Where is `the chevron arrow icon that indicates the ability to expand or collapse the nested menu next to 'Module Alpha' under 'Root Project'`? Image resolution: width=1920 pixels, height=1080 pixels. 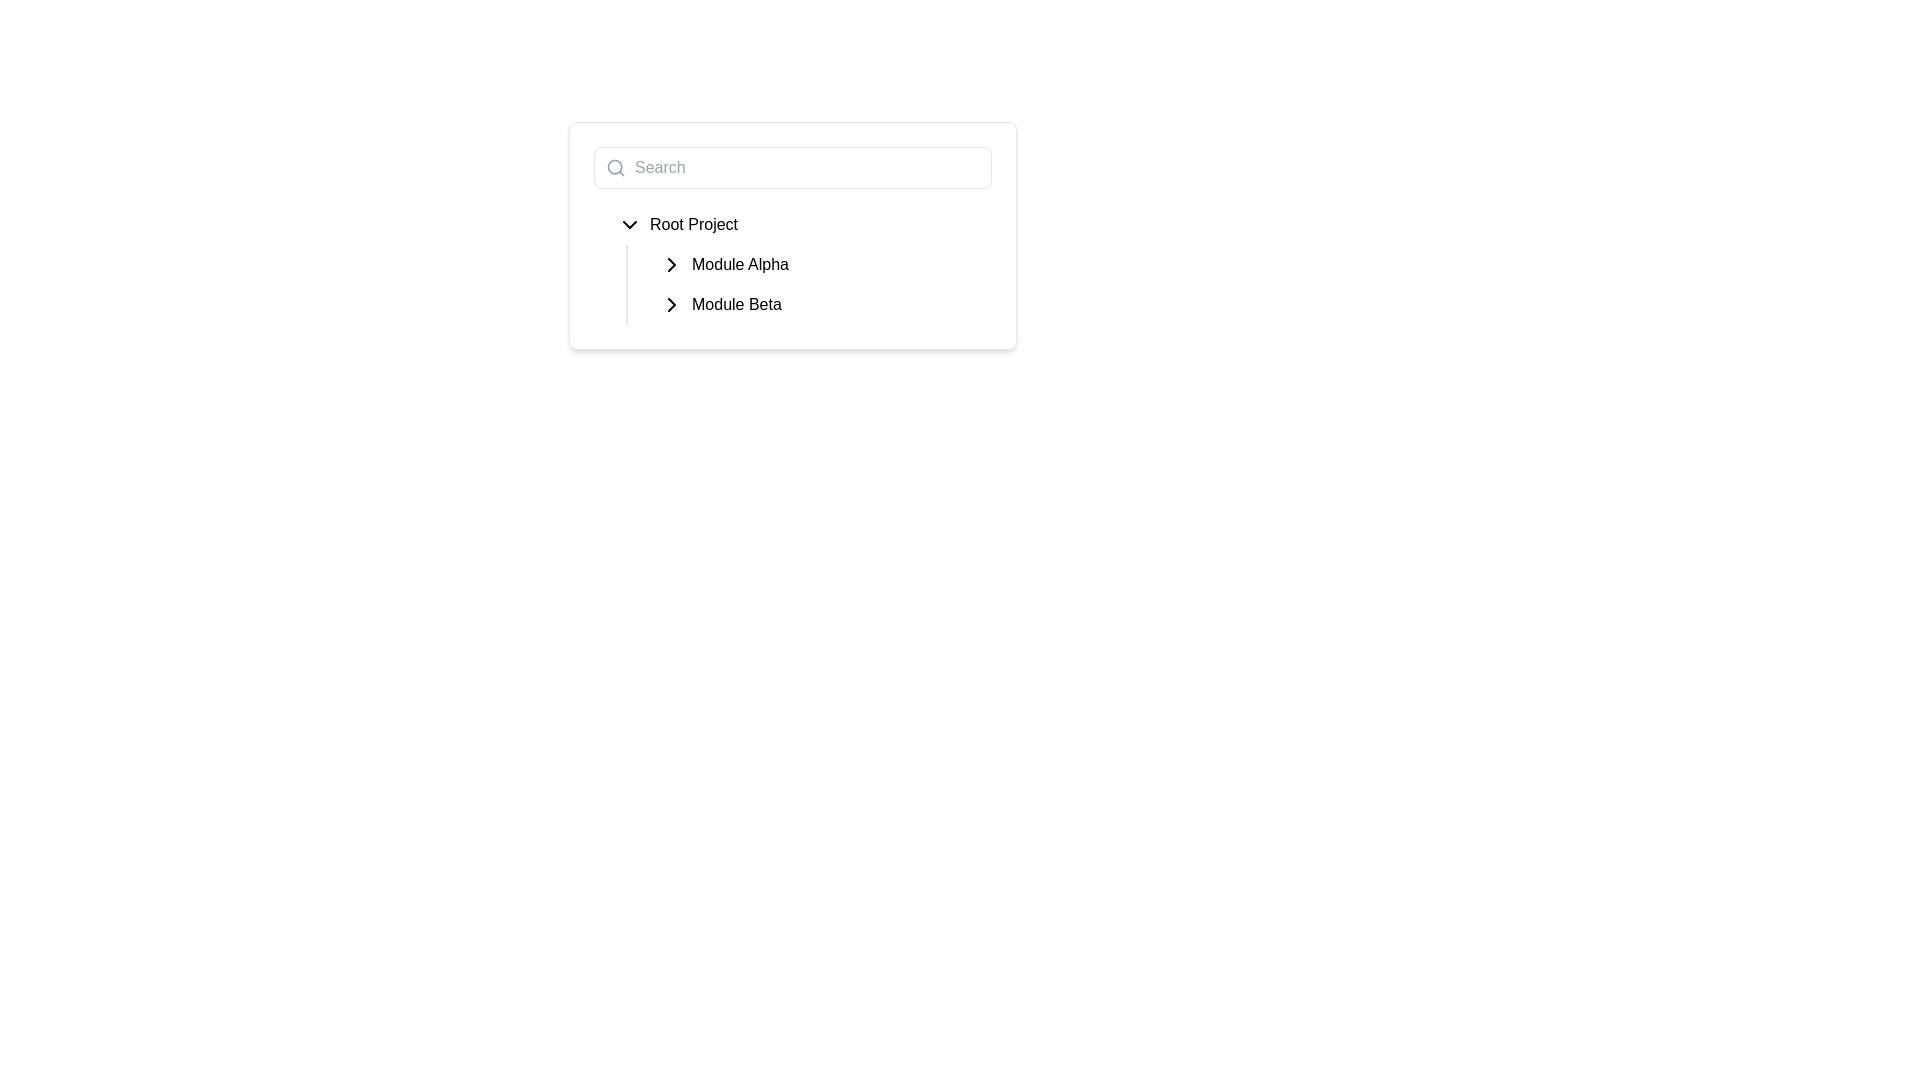 the chevron arrow icon that indicates the ability to expand or collapse the nested menu next to 'Module Alpha' under 'Root Project' is located at coordinates (672, 264).